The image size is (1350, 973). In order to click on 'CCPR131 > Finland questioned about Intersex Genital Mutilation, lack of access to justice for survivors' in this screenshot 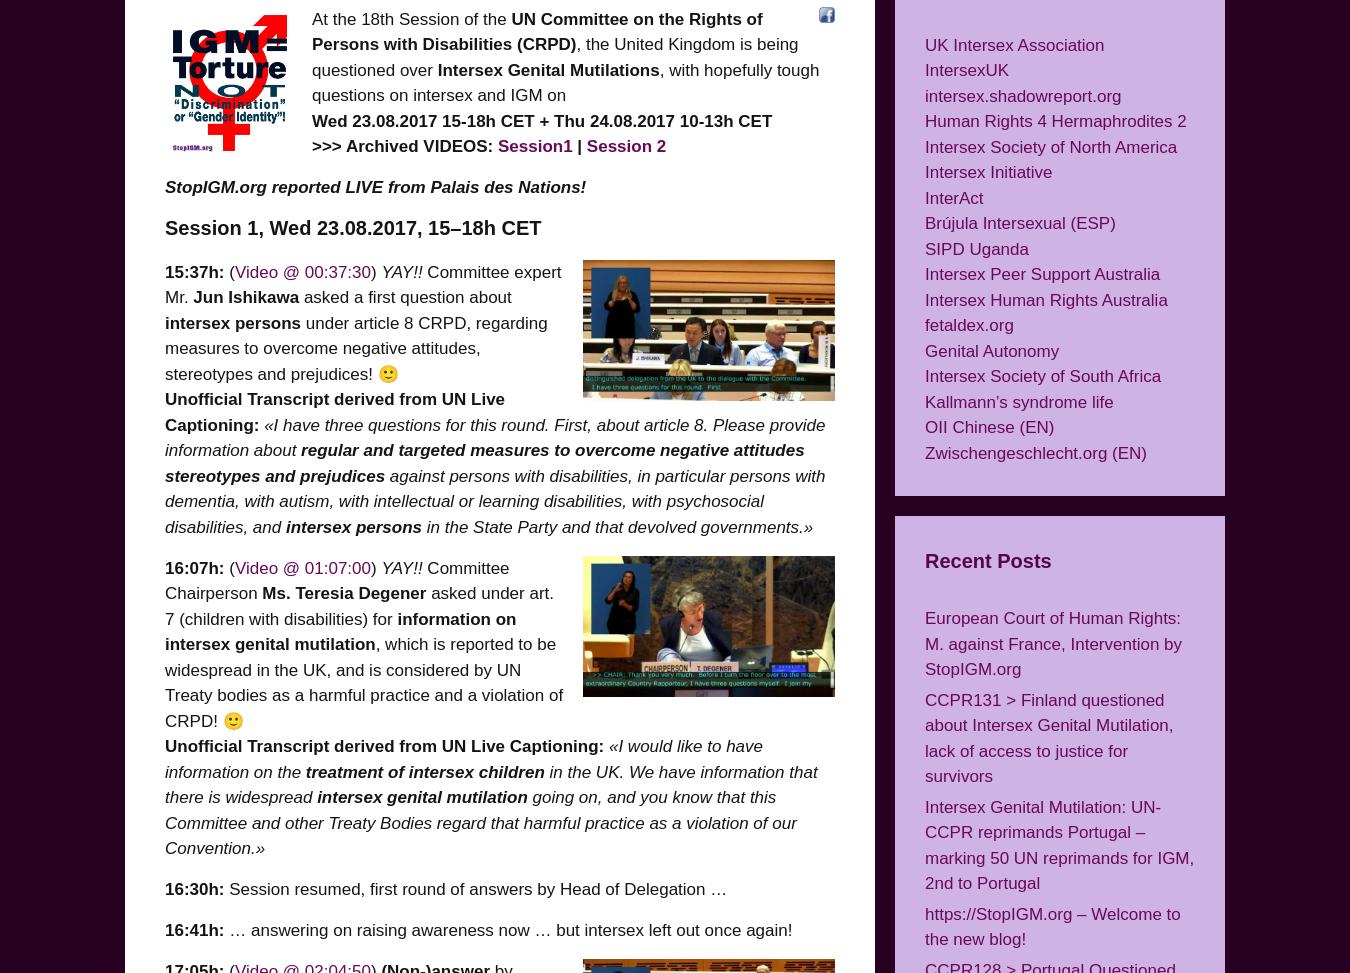, I will do `click(1048, 738)`.